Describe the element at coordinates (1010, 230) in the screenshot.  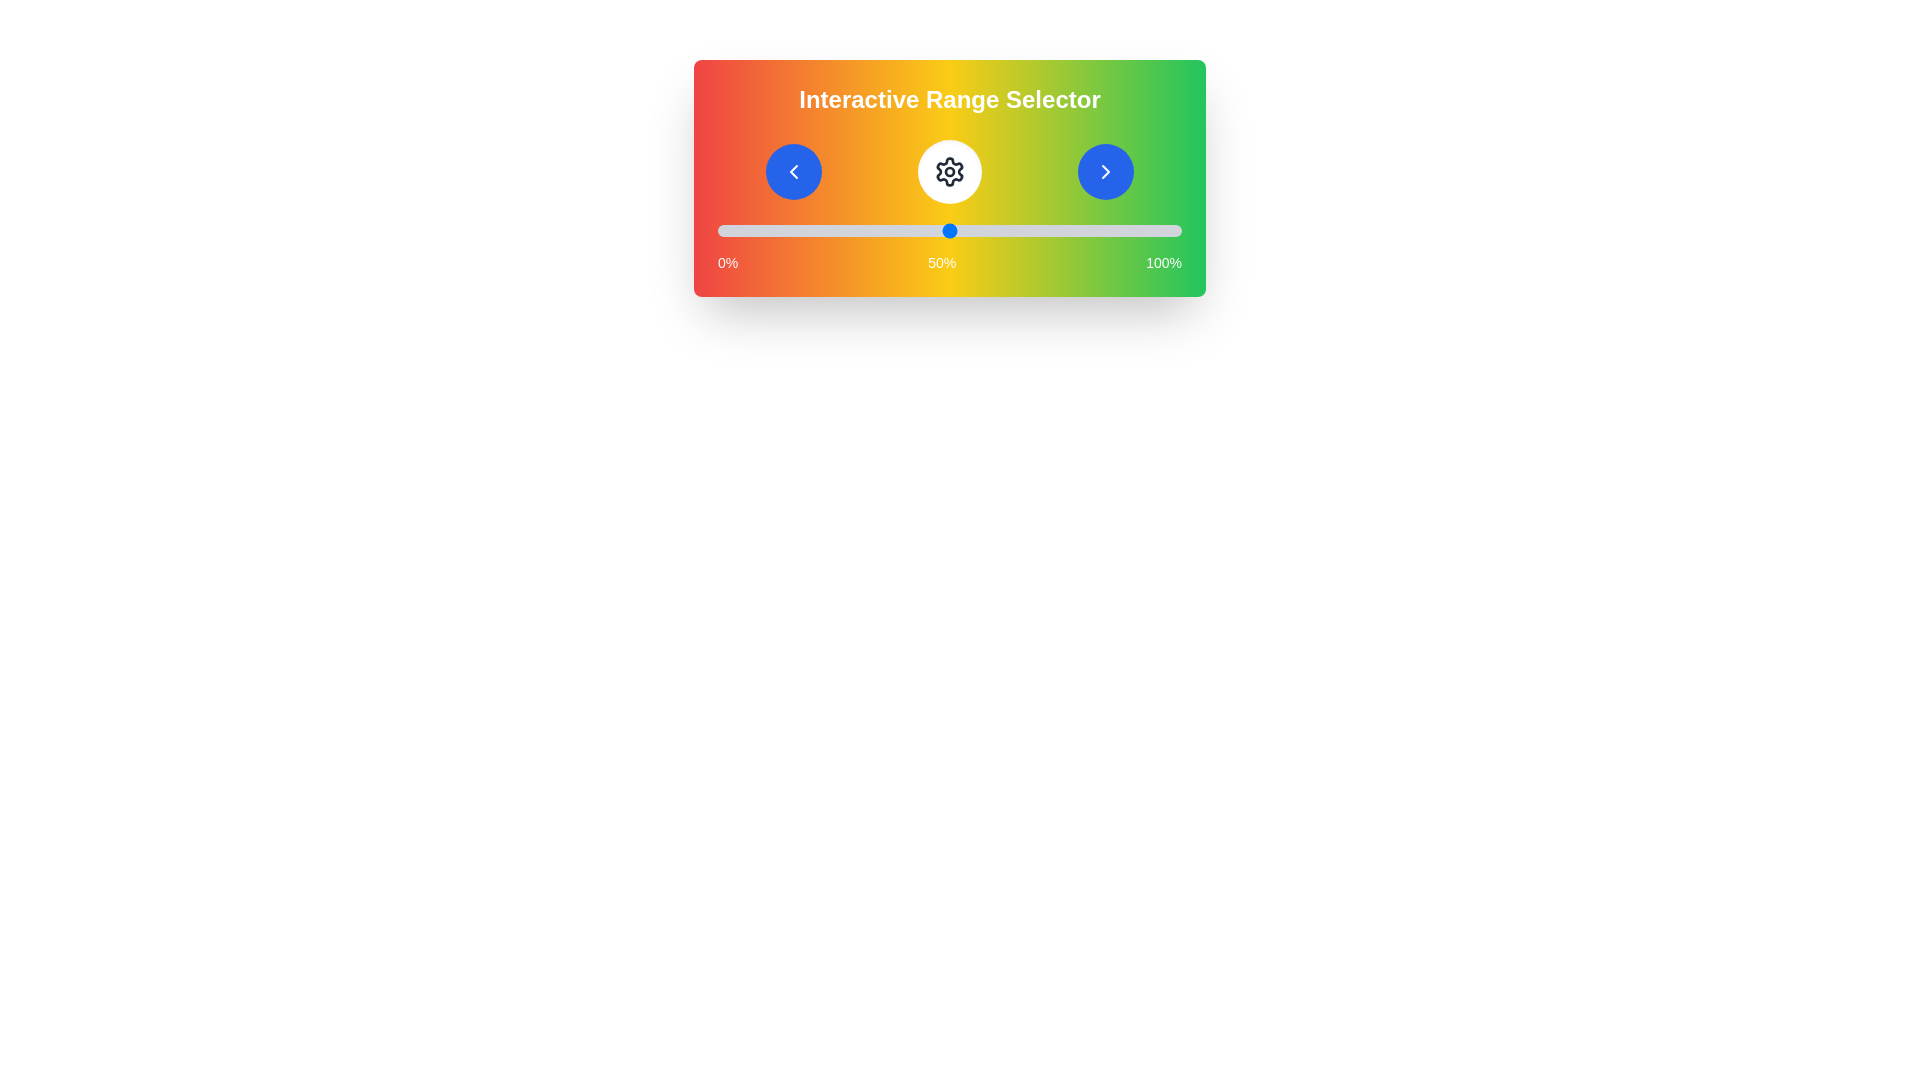
I see `the slider to set the value to 63%` at that location.